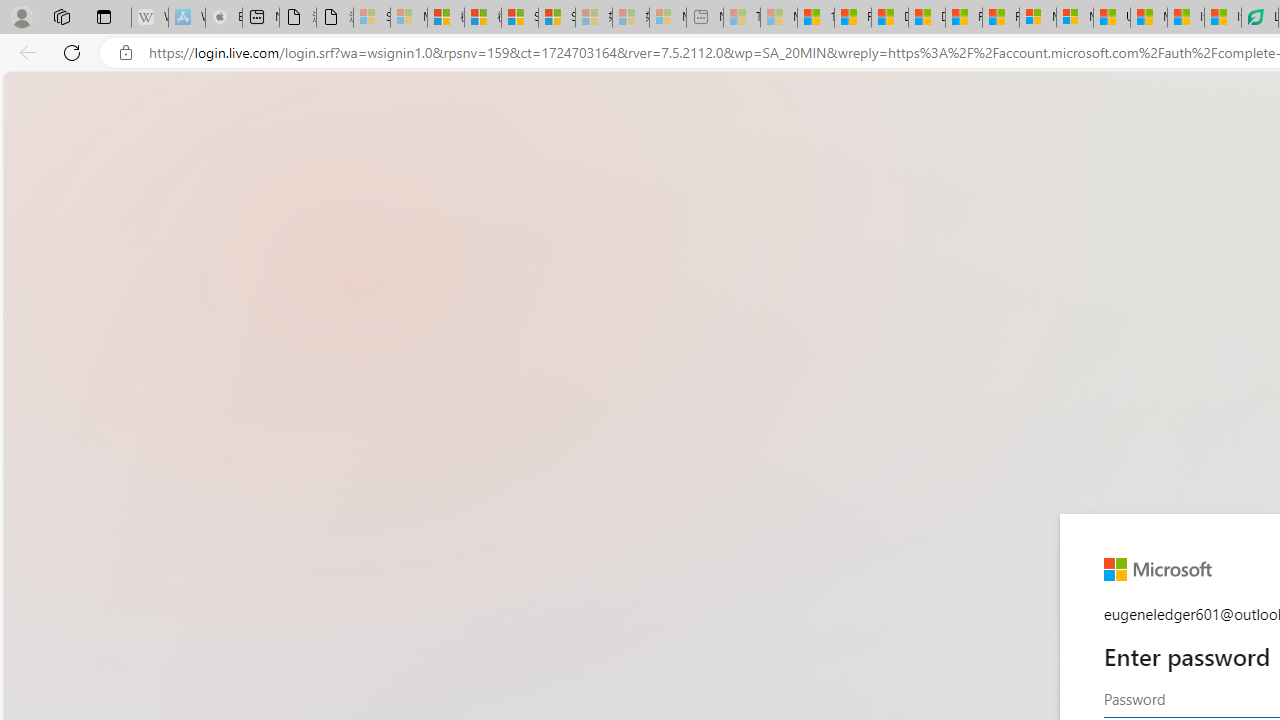  Describe the element at coordinates (224, 17) in the screenshot. I see `'Buy iPad - Apple - Sleeping'` at that location.